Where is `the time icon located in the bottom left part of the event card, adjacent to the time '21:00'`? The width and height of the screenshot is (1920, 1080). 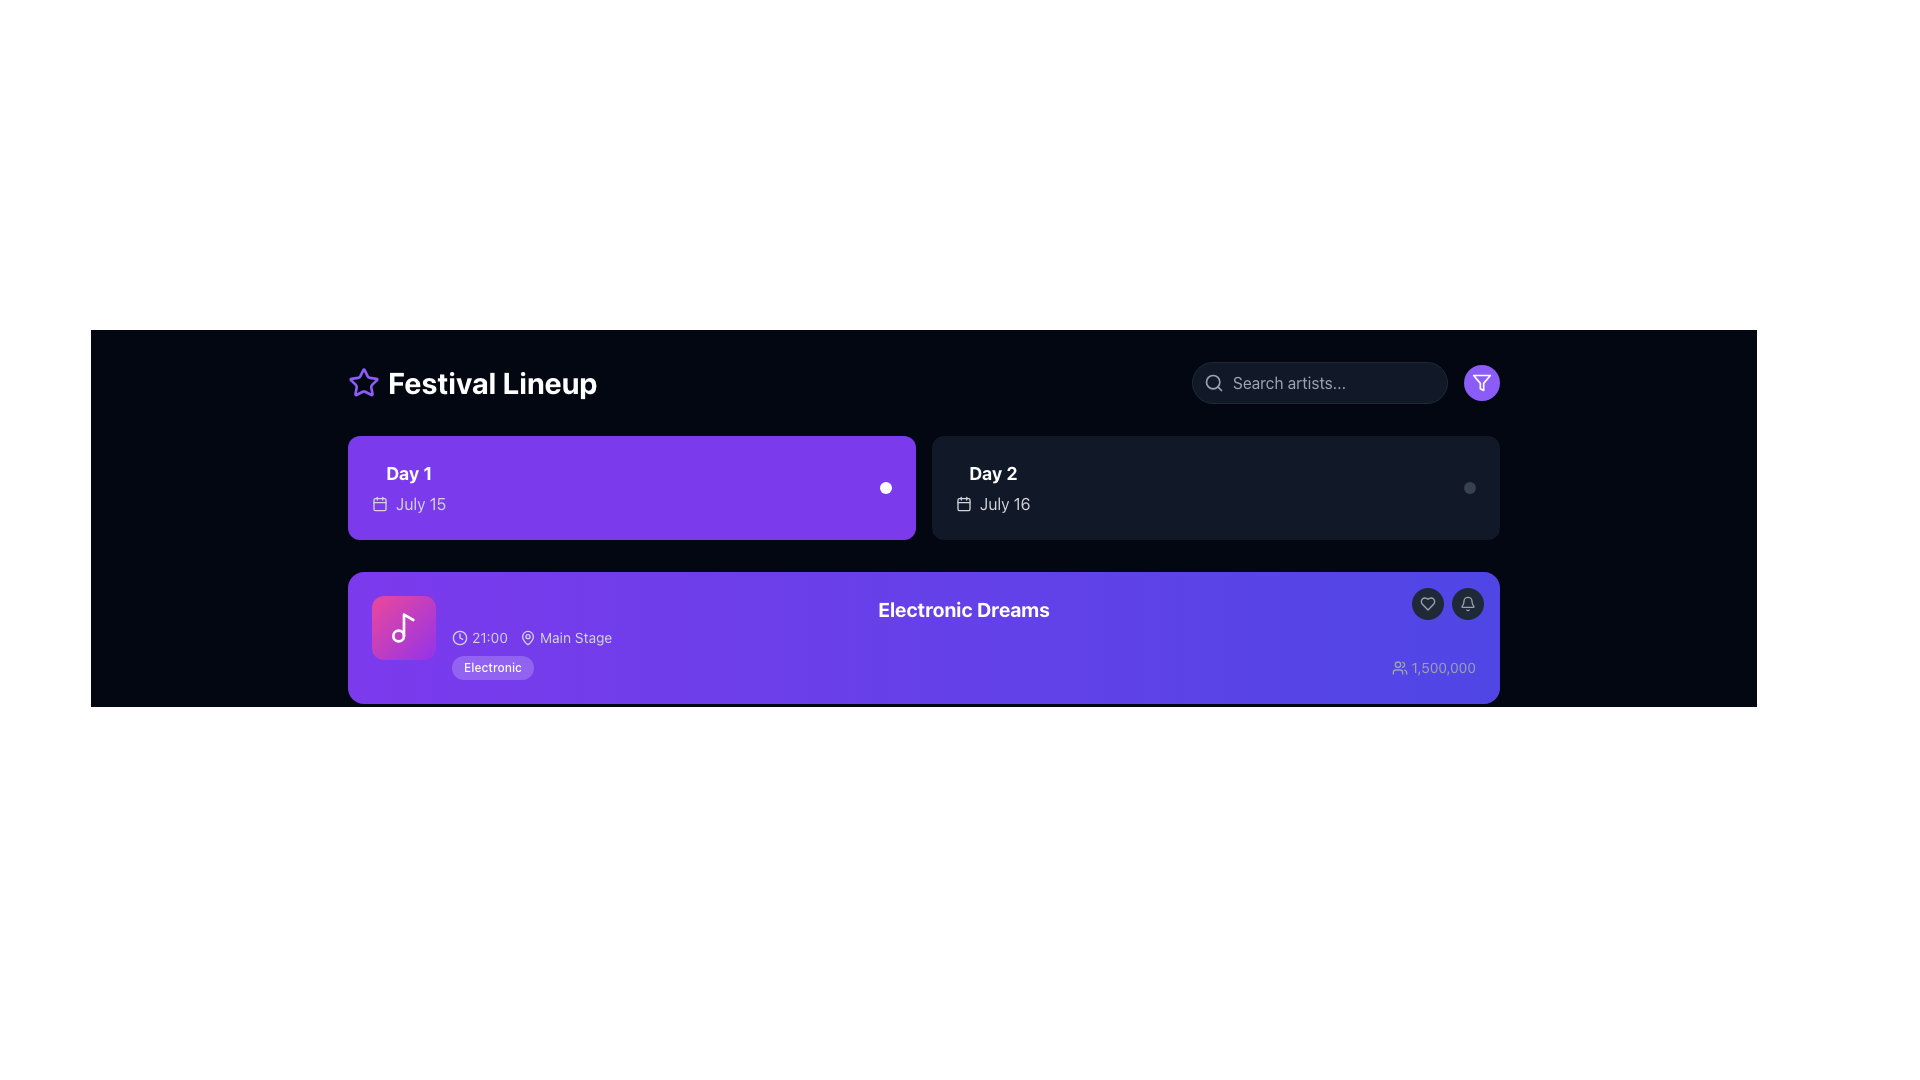
the time icon located in the bottom left part of the event card, adjacent to the time '21:00' is located at coordinates (459, 637).